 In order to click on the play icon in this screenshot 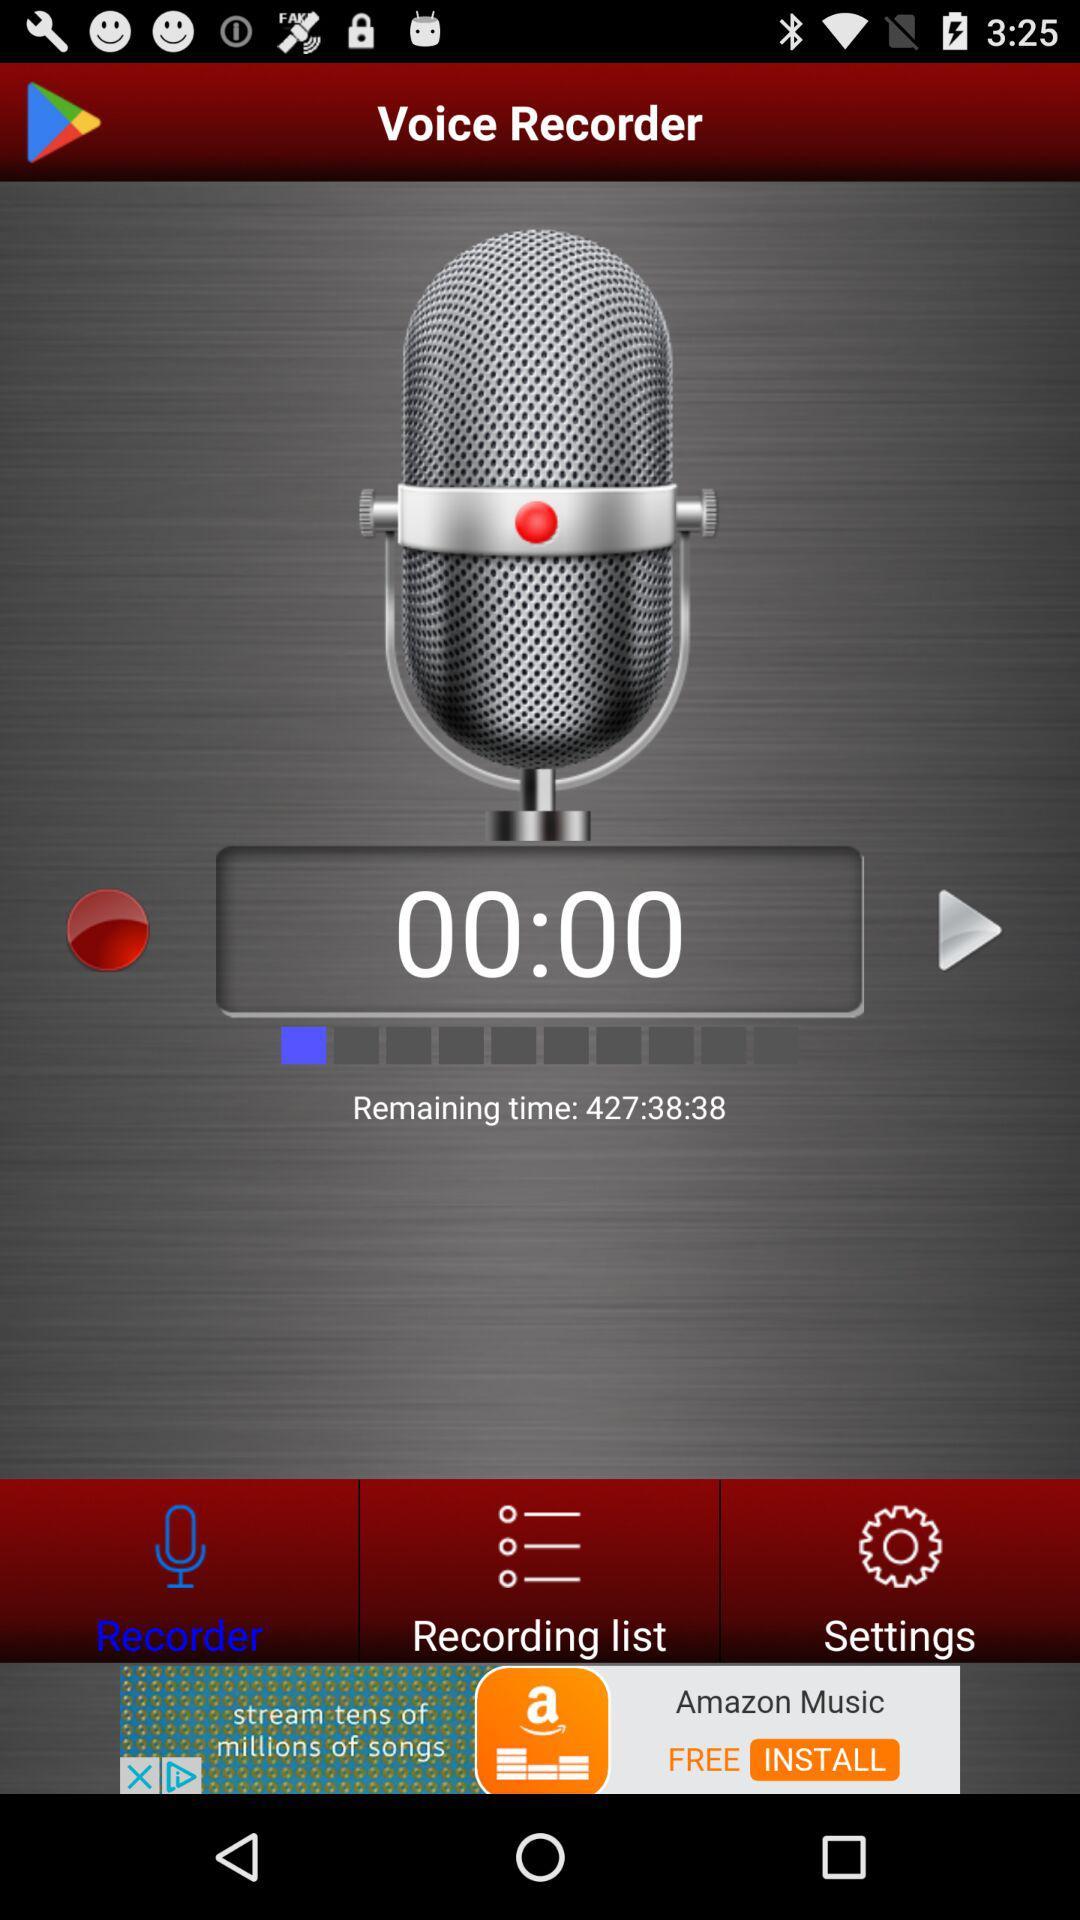, I will do `click(61, 129)`.